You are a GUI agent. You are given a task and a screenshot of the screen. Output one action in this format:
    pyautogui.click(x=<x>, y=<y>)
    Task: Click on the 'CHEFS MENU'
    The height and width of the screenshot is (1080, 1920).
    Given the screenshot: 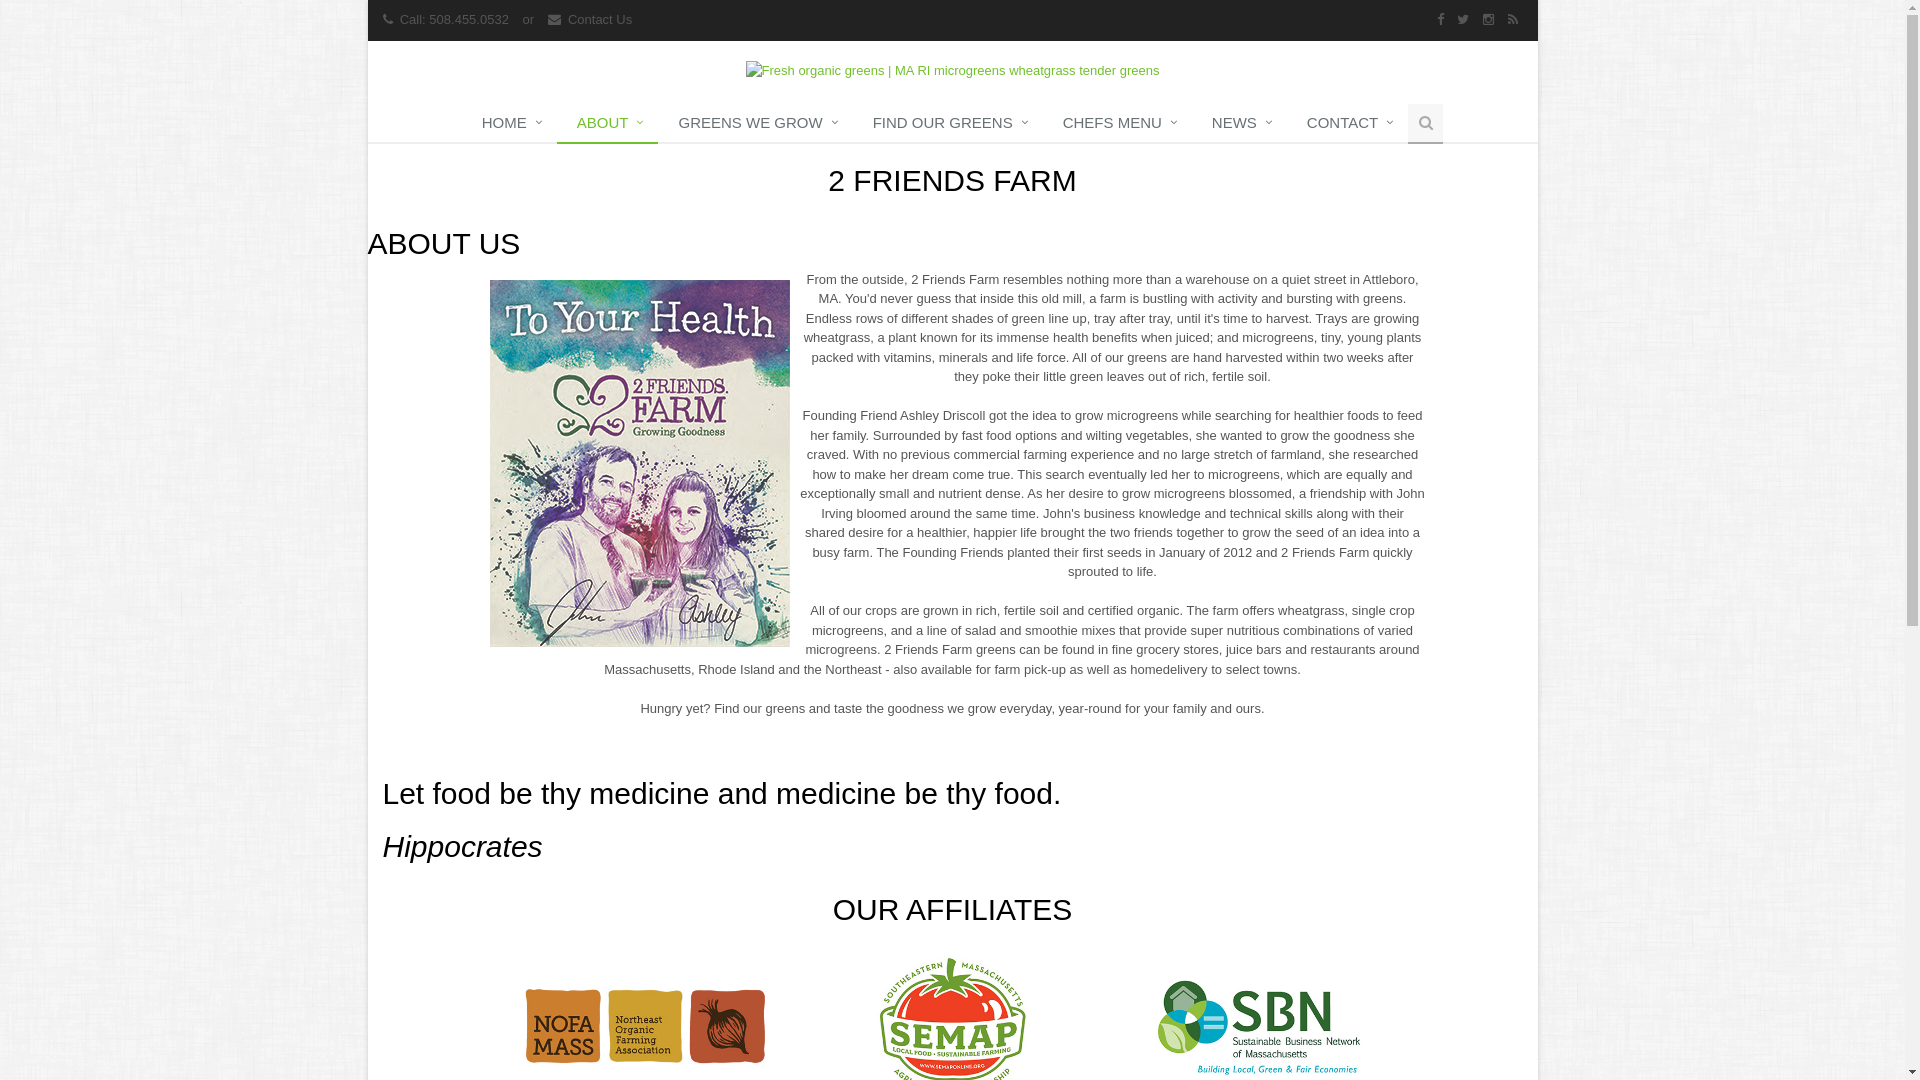 What is the action you would take?
    pyautogui.click(x=1116, y=123)
    